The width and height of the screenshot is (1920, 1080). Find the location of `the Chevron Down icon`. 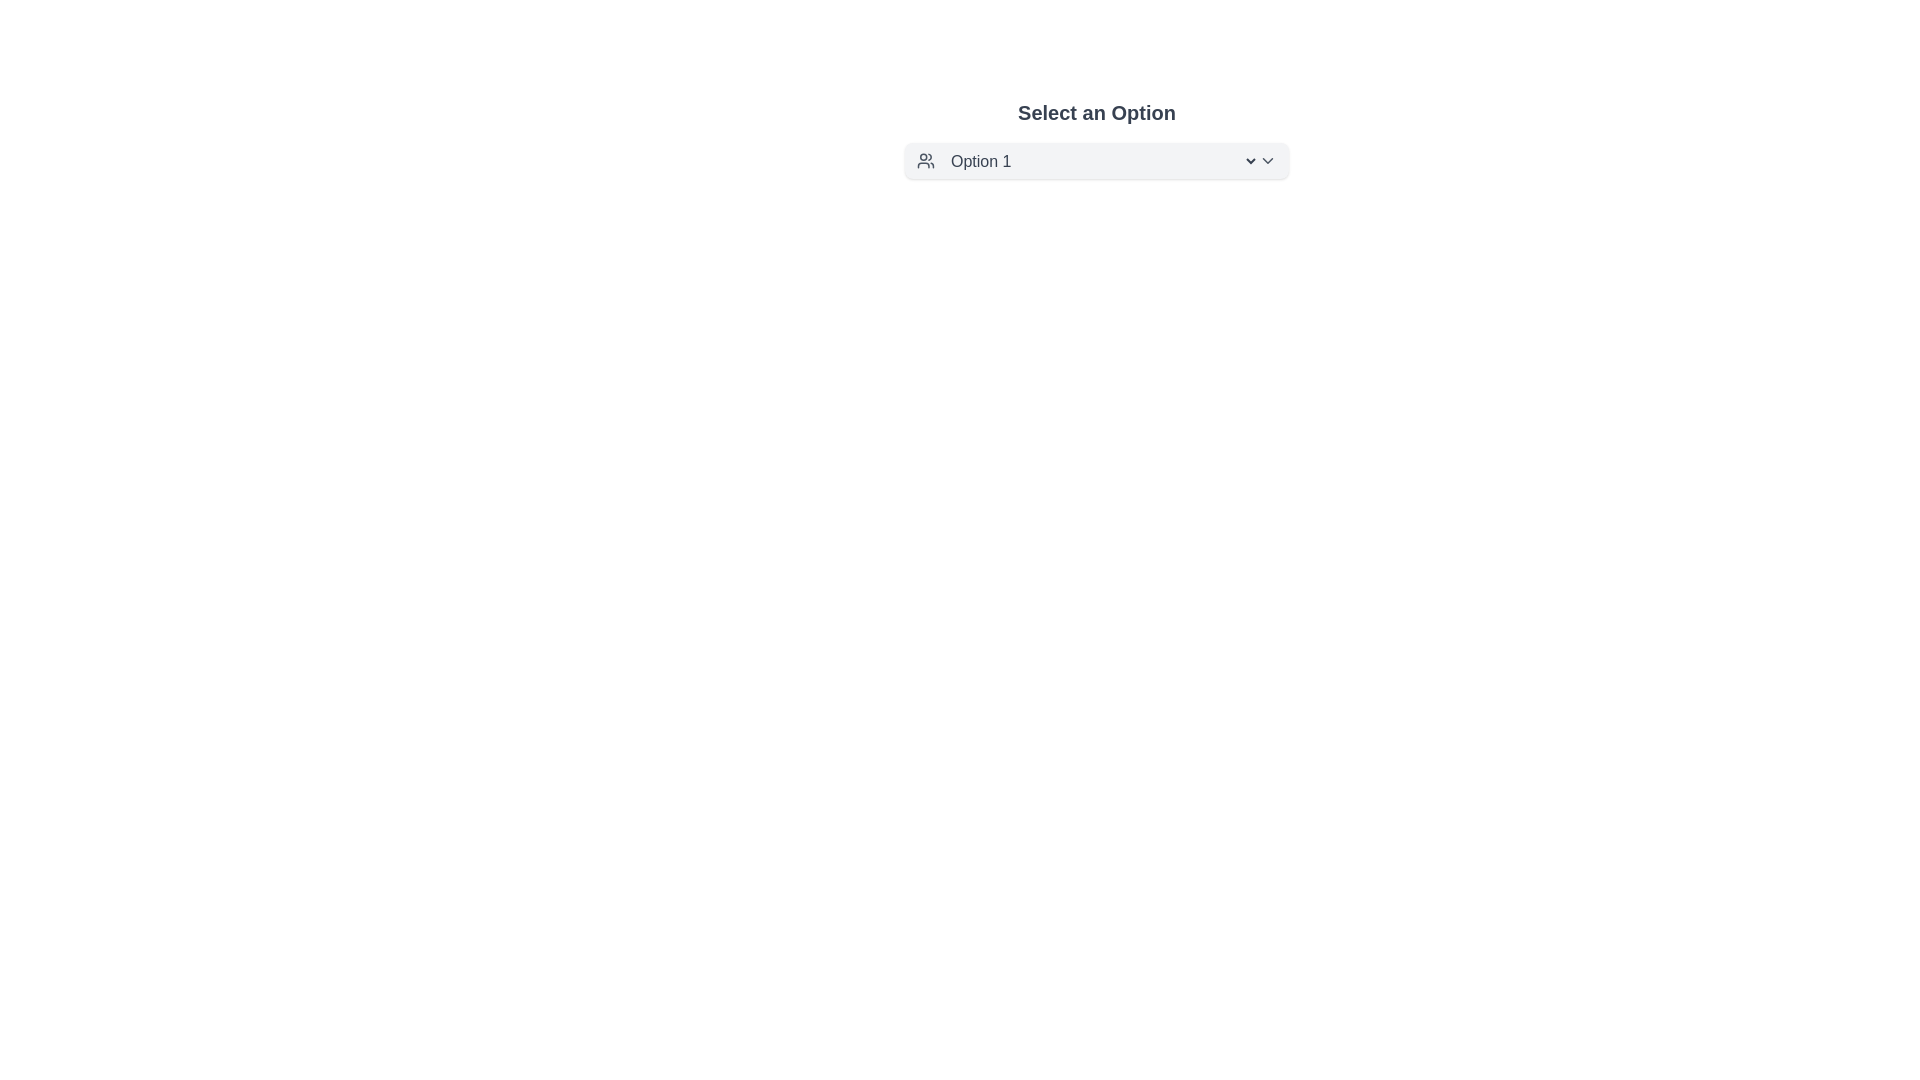

the Chevron Down icon is located at coordinates (1266, 160).